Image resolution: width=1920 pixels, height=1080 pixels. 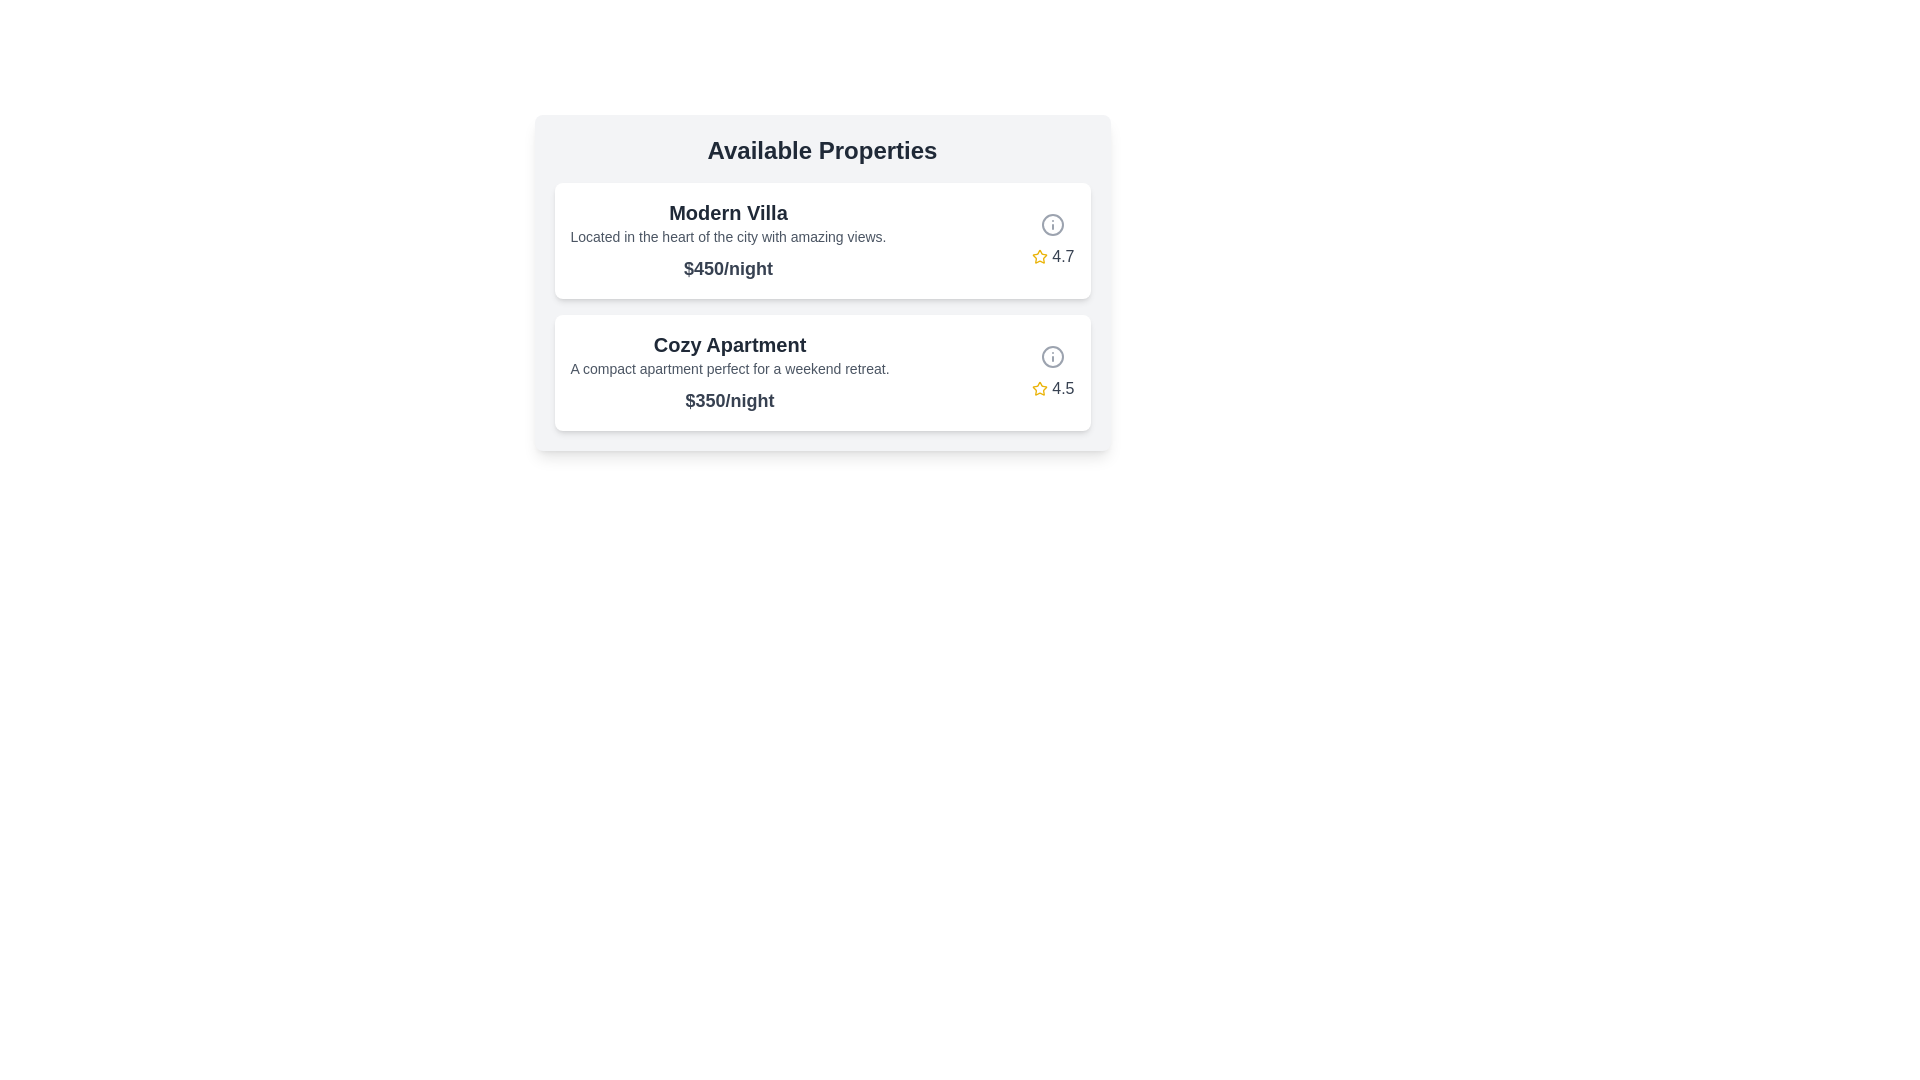 What do you see at coordinates (1062, 389) in the screenshot?
I see `the text label displaying the rating score for the 'Cozy Apartment' located in the lower-right corner of the card` at bounding box center [1062, 389].